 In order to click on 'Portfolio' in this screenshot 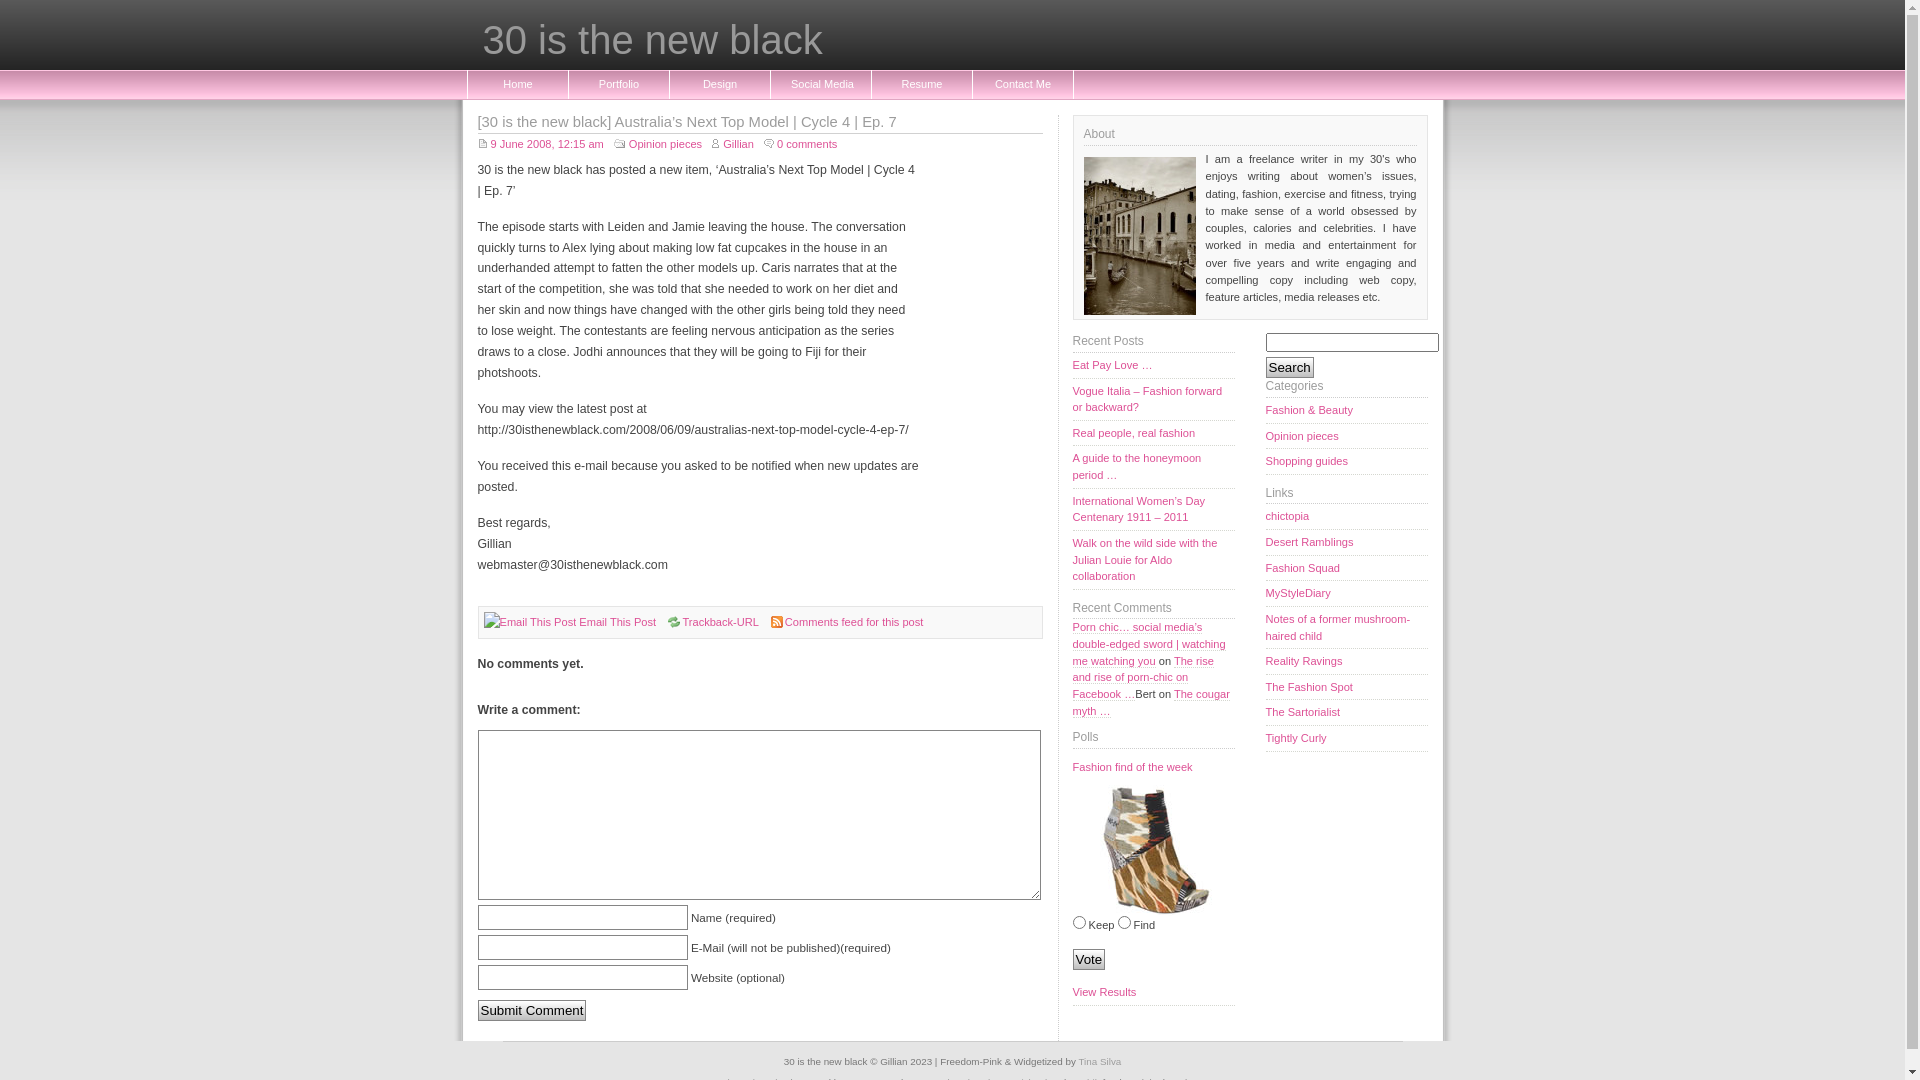, I will do `click(618, 83)`.